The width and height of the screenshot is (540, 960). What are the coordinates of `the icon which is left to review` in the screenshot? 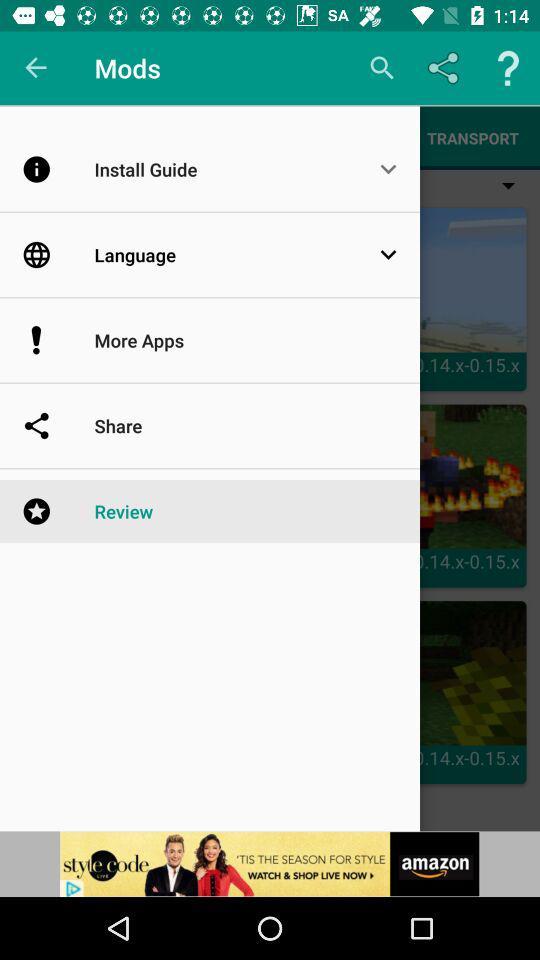 It's located at (57, 510).